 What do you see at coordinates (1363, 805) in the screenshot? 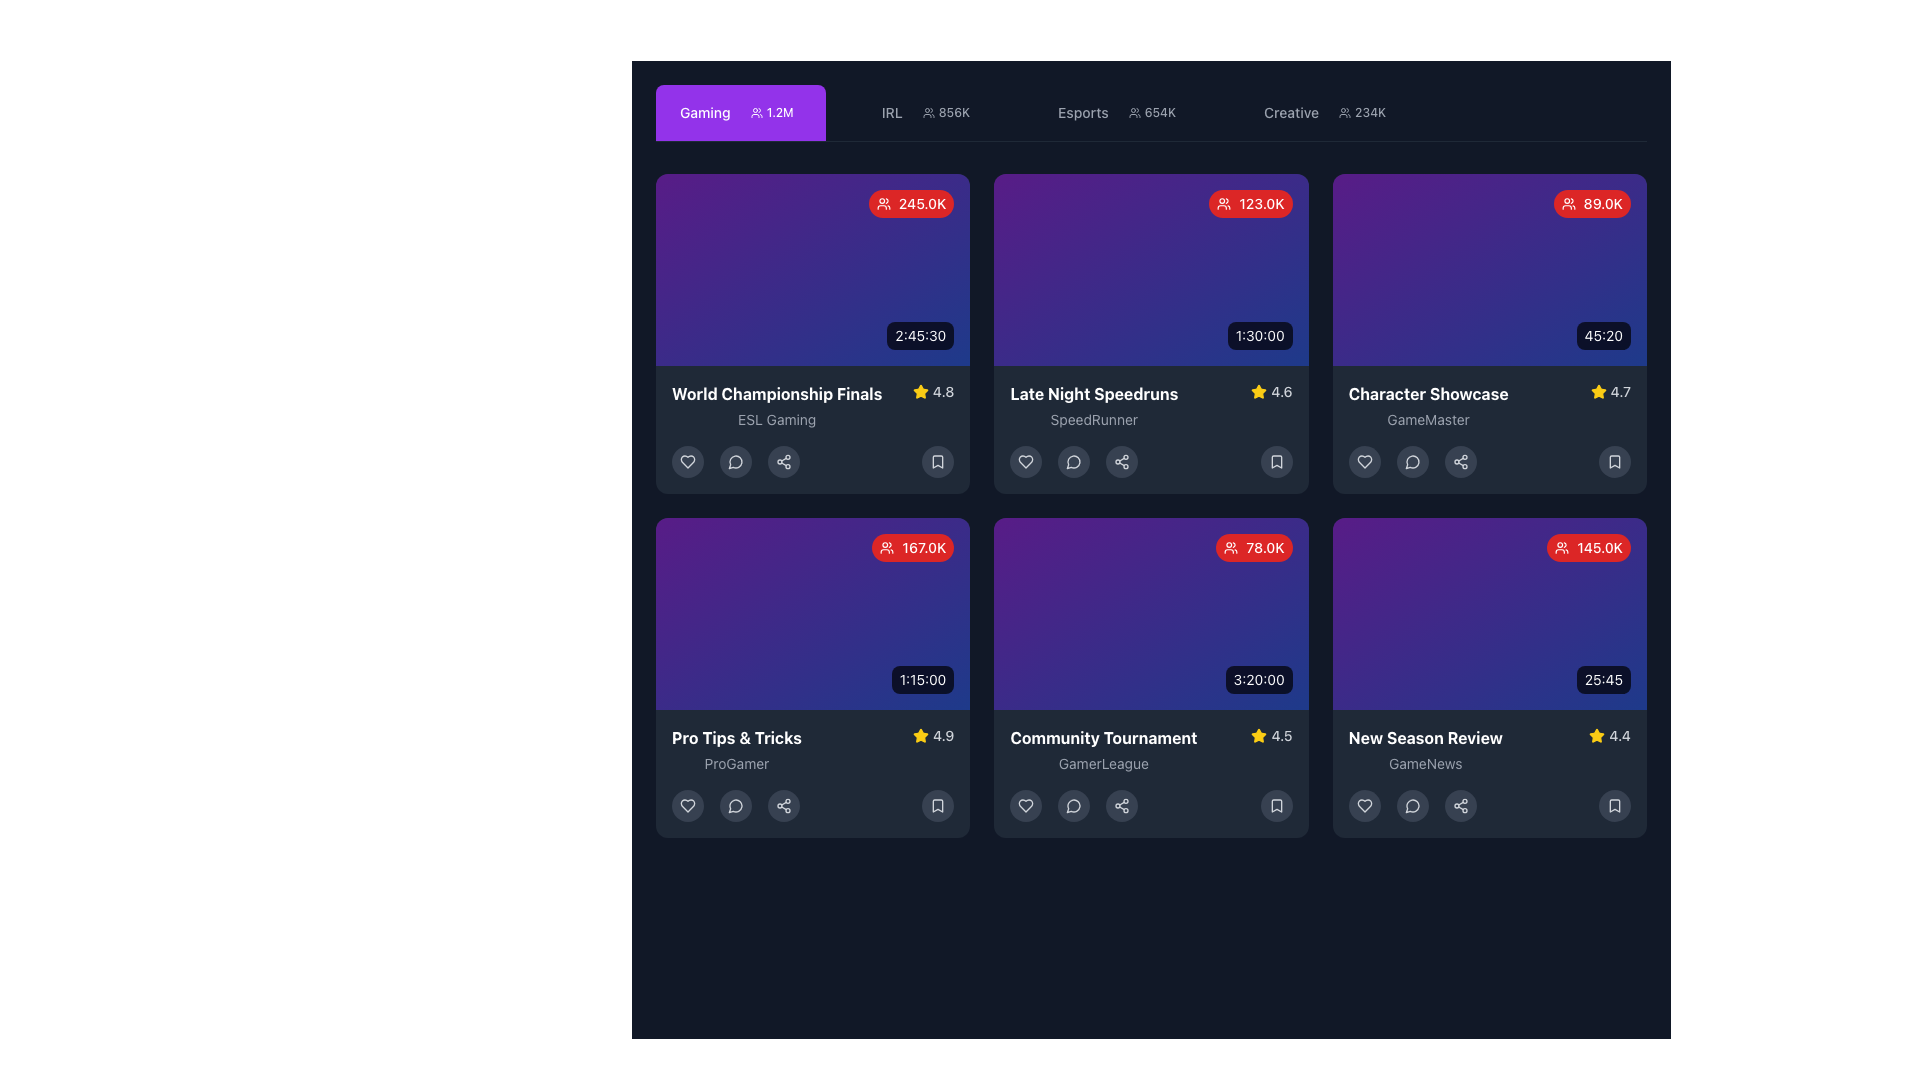
I see `the heart-shaped icon indicating a 'like' or 'favorite' action located` at bounding box center [1363, 805].